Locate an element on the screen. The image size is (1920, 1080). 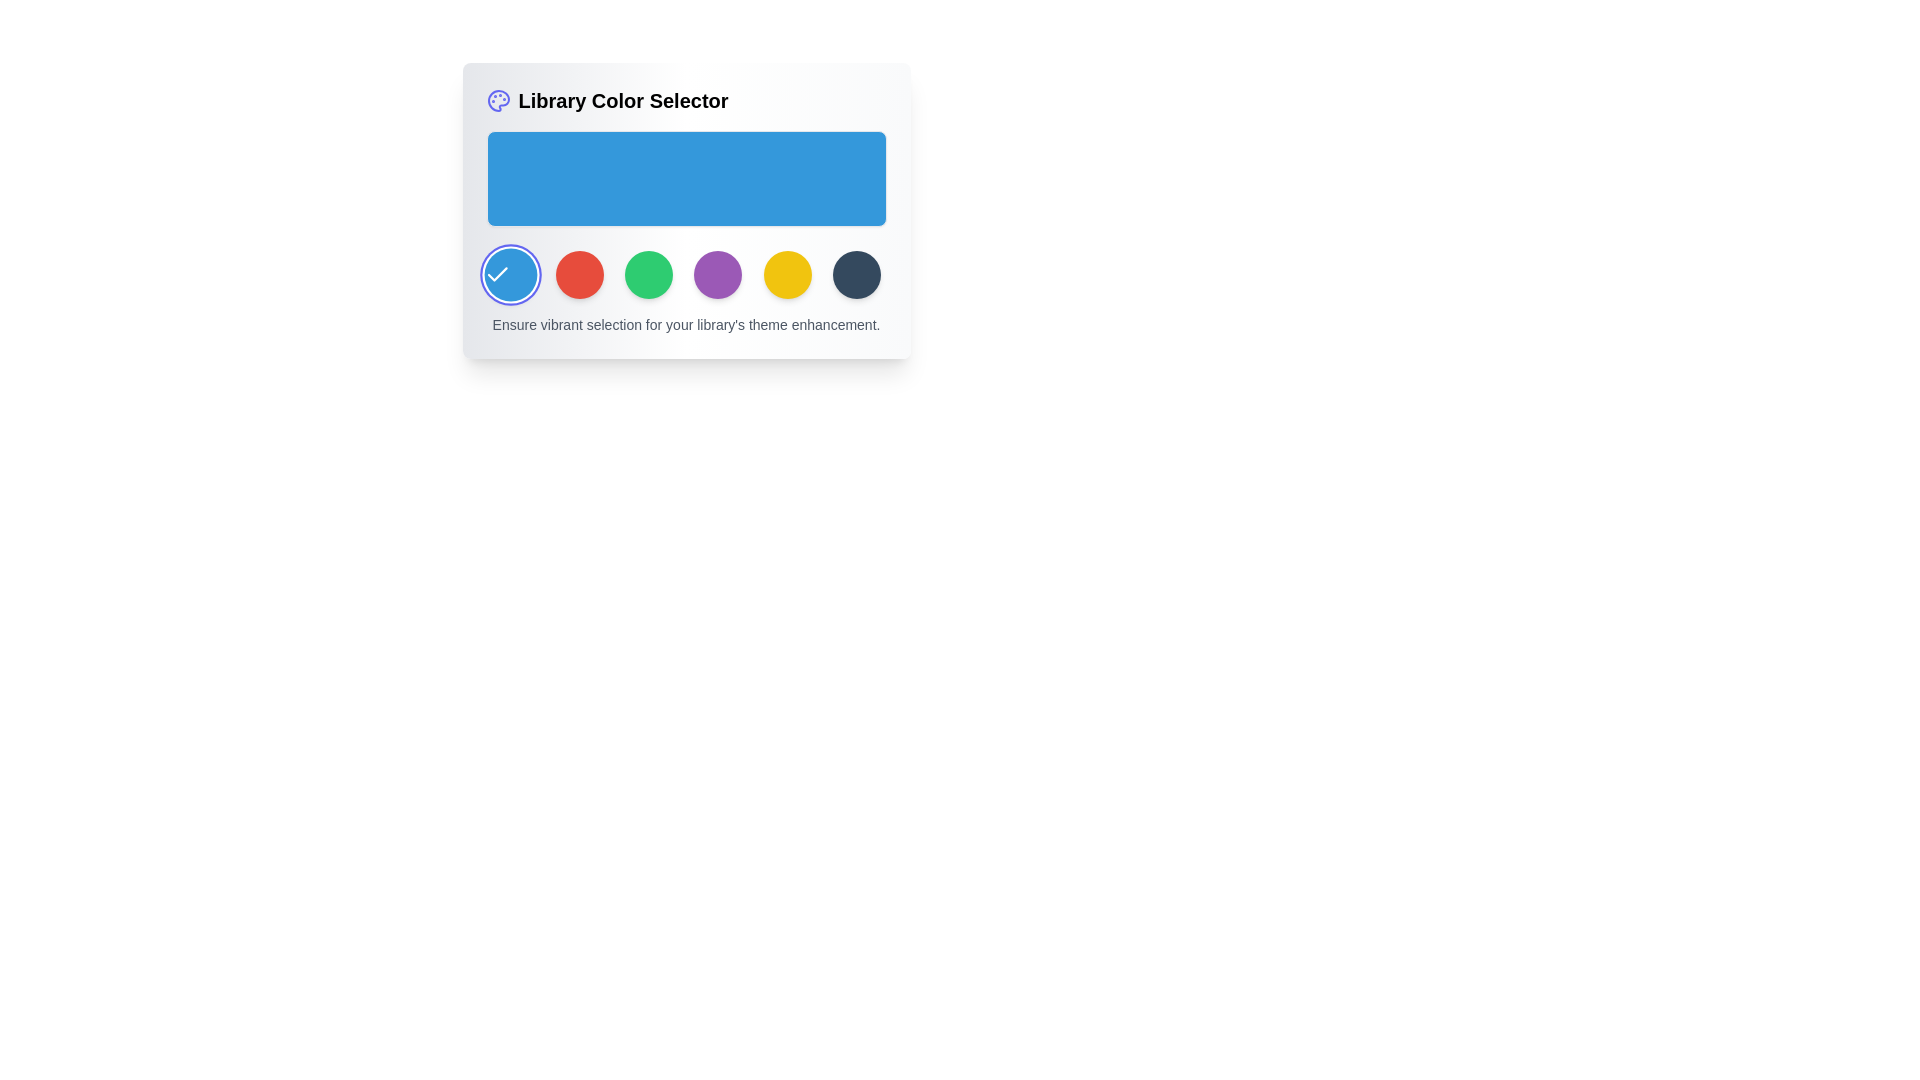
the first circular button in the 'Library Color Selector' section that selects blue as the active color is located at coordinates (510, 274).